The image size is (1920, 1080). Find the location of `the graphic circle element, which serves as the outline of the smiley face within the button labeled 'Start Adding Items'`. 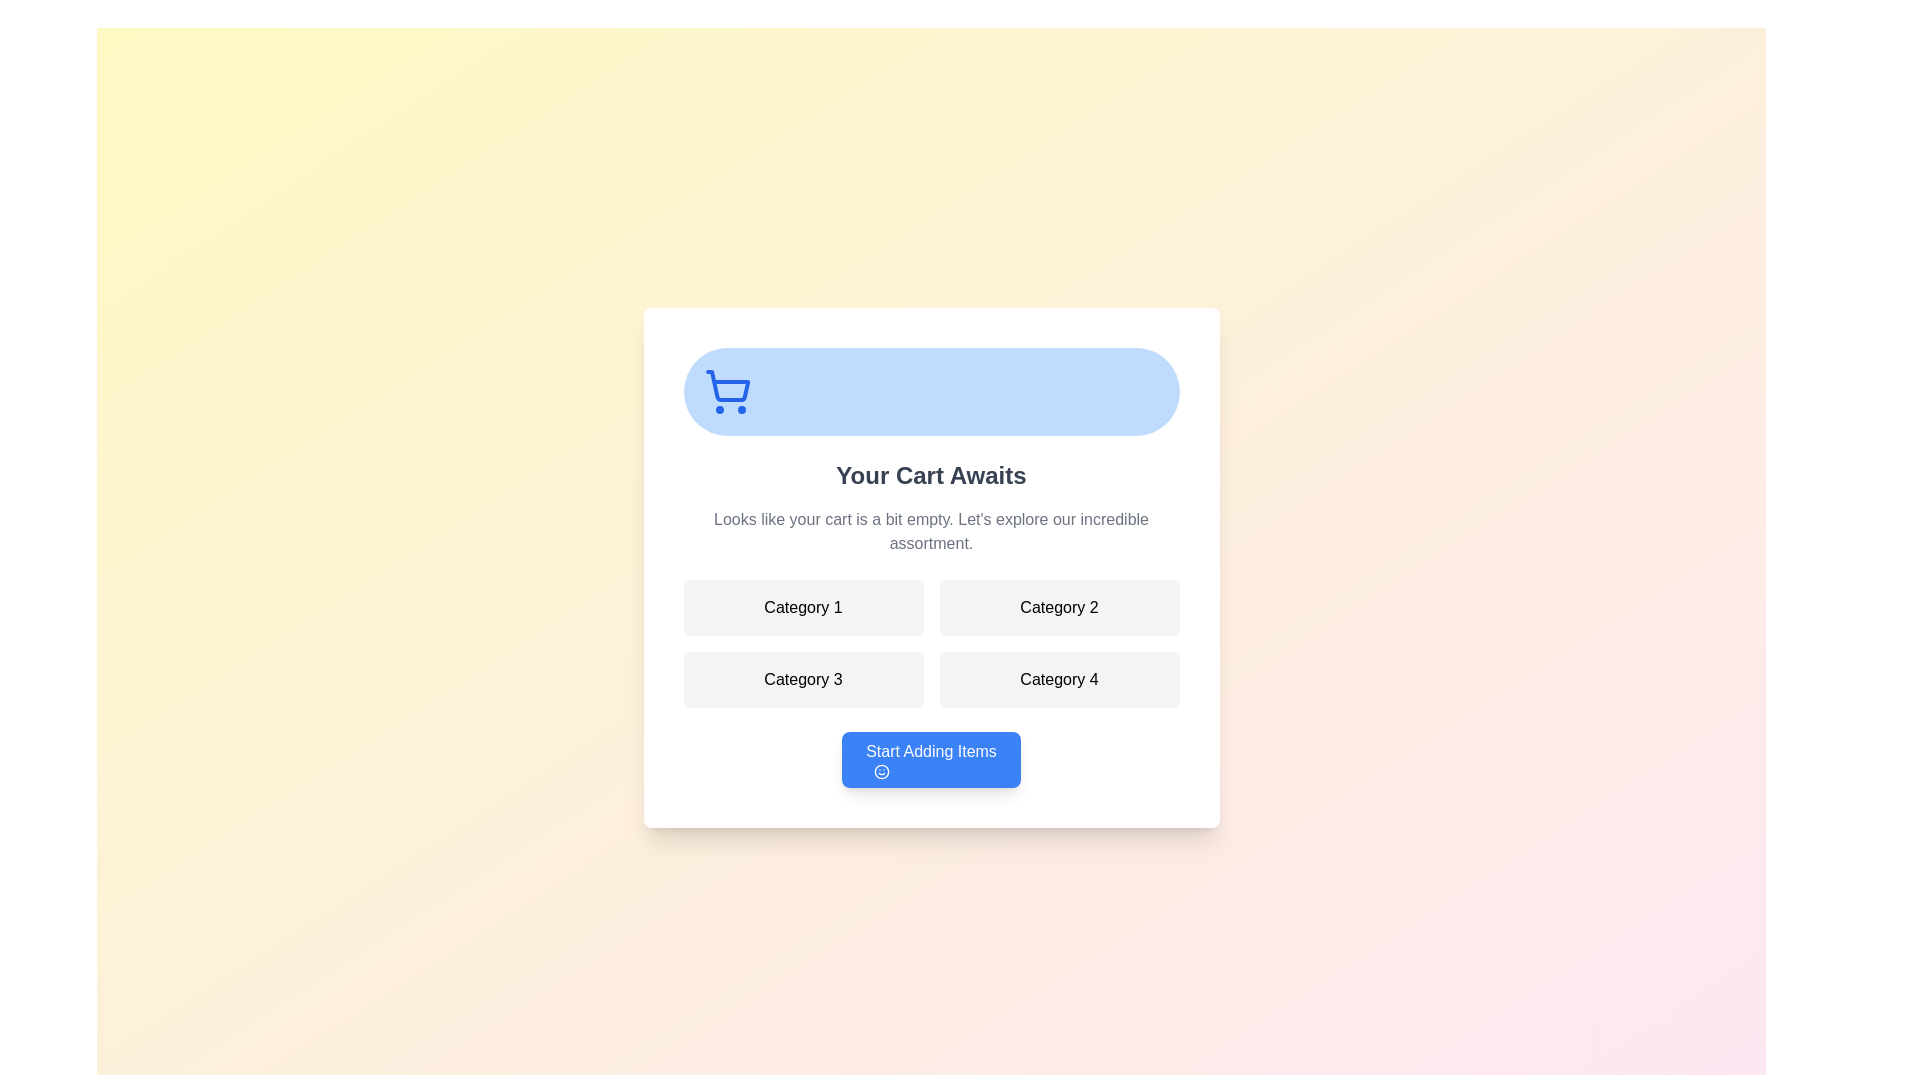

the graphic circle element, which serves as the outline of the smiley face within the button labeled 'Start Adding Items' is located at coordinates (881, 770).